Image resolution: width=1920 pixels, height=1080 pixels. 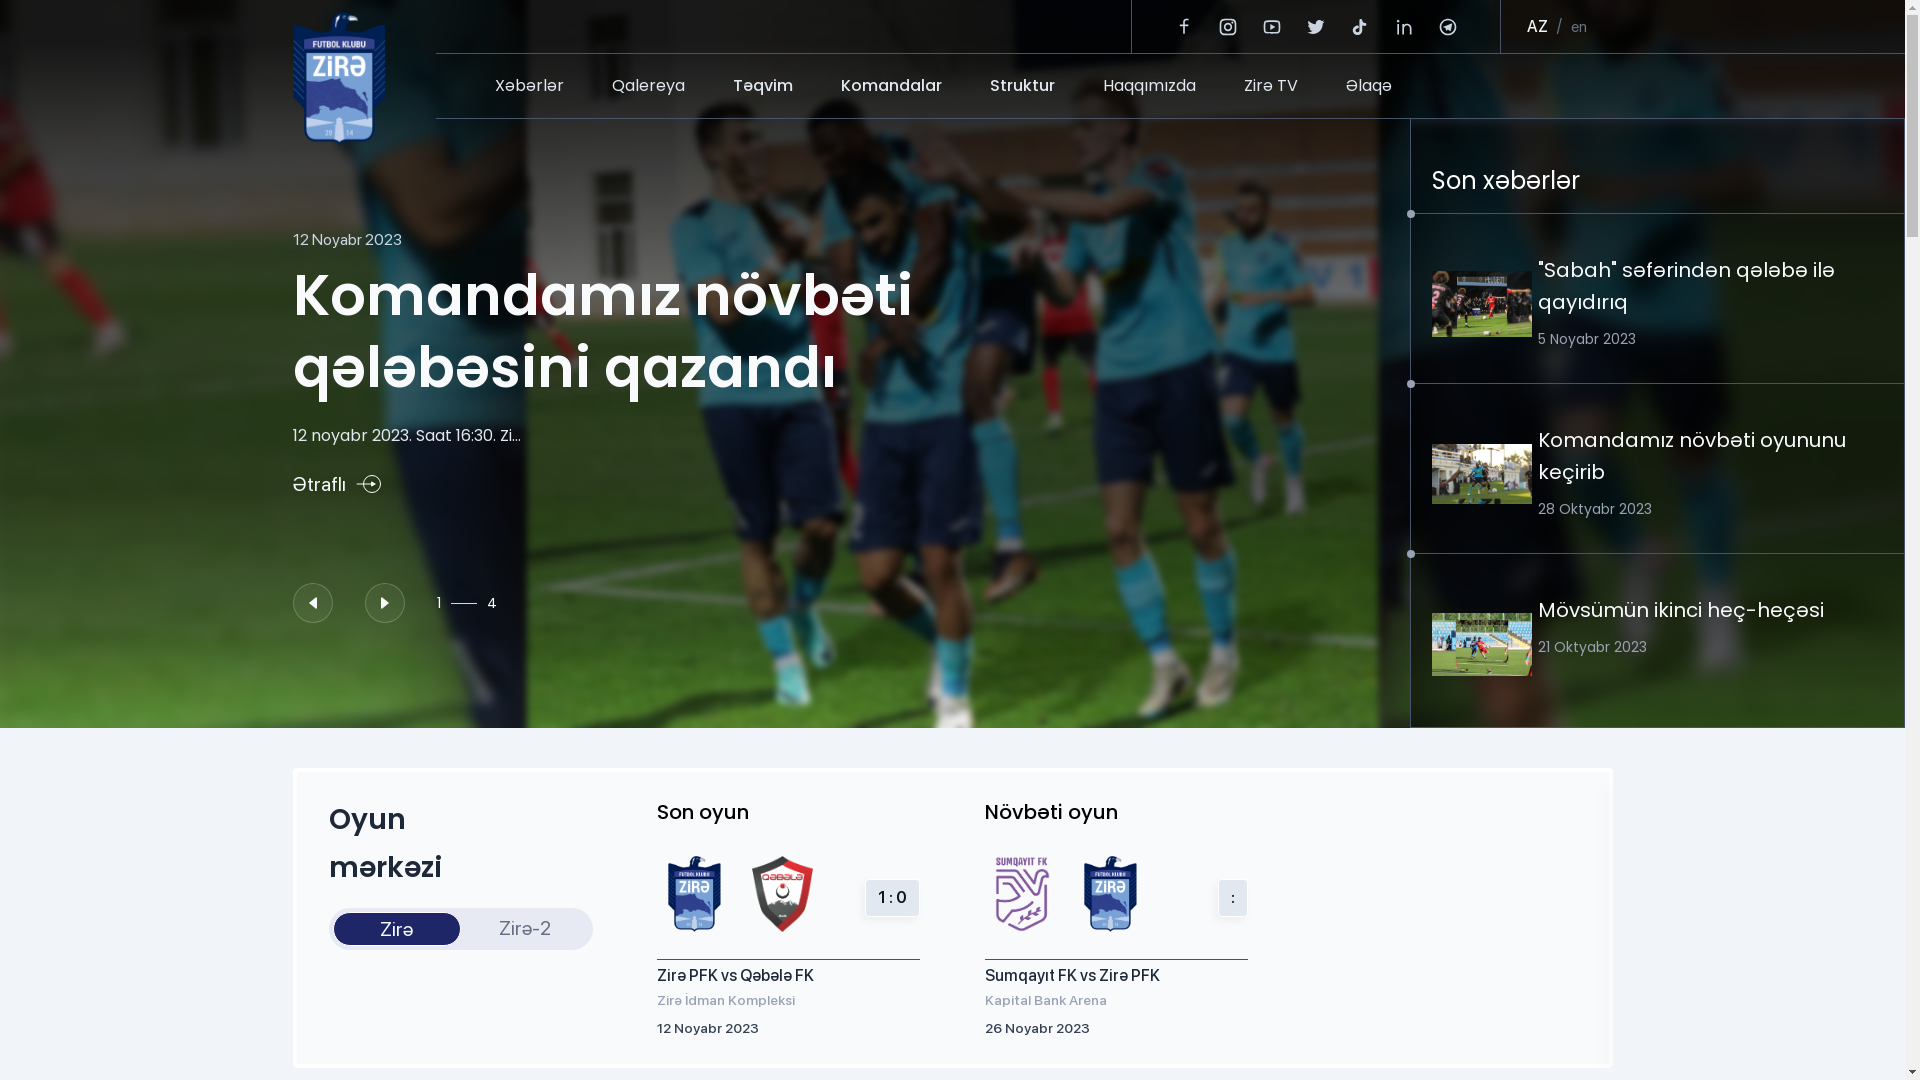 What do you see at coordinates (1535, 27) in the screenshot?
I see `'AZ'` at bounding box center [1535, 27].